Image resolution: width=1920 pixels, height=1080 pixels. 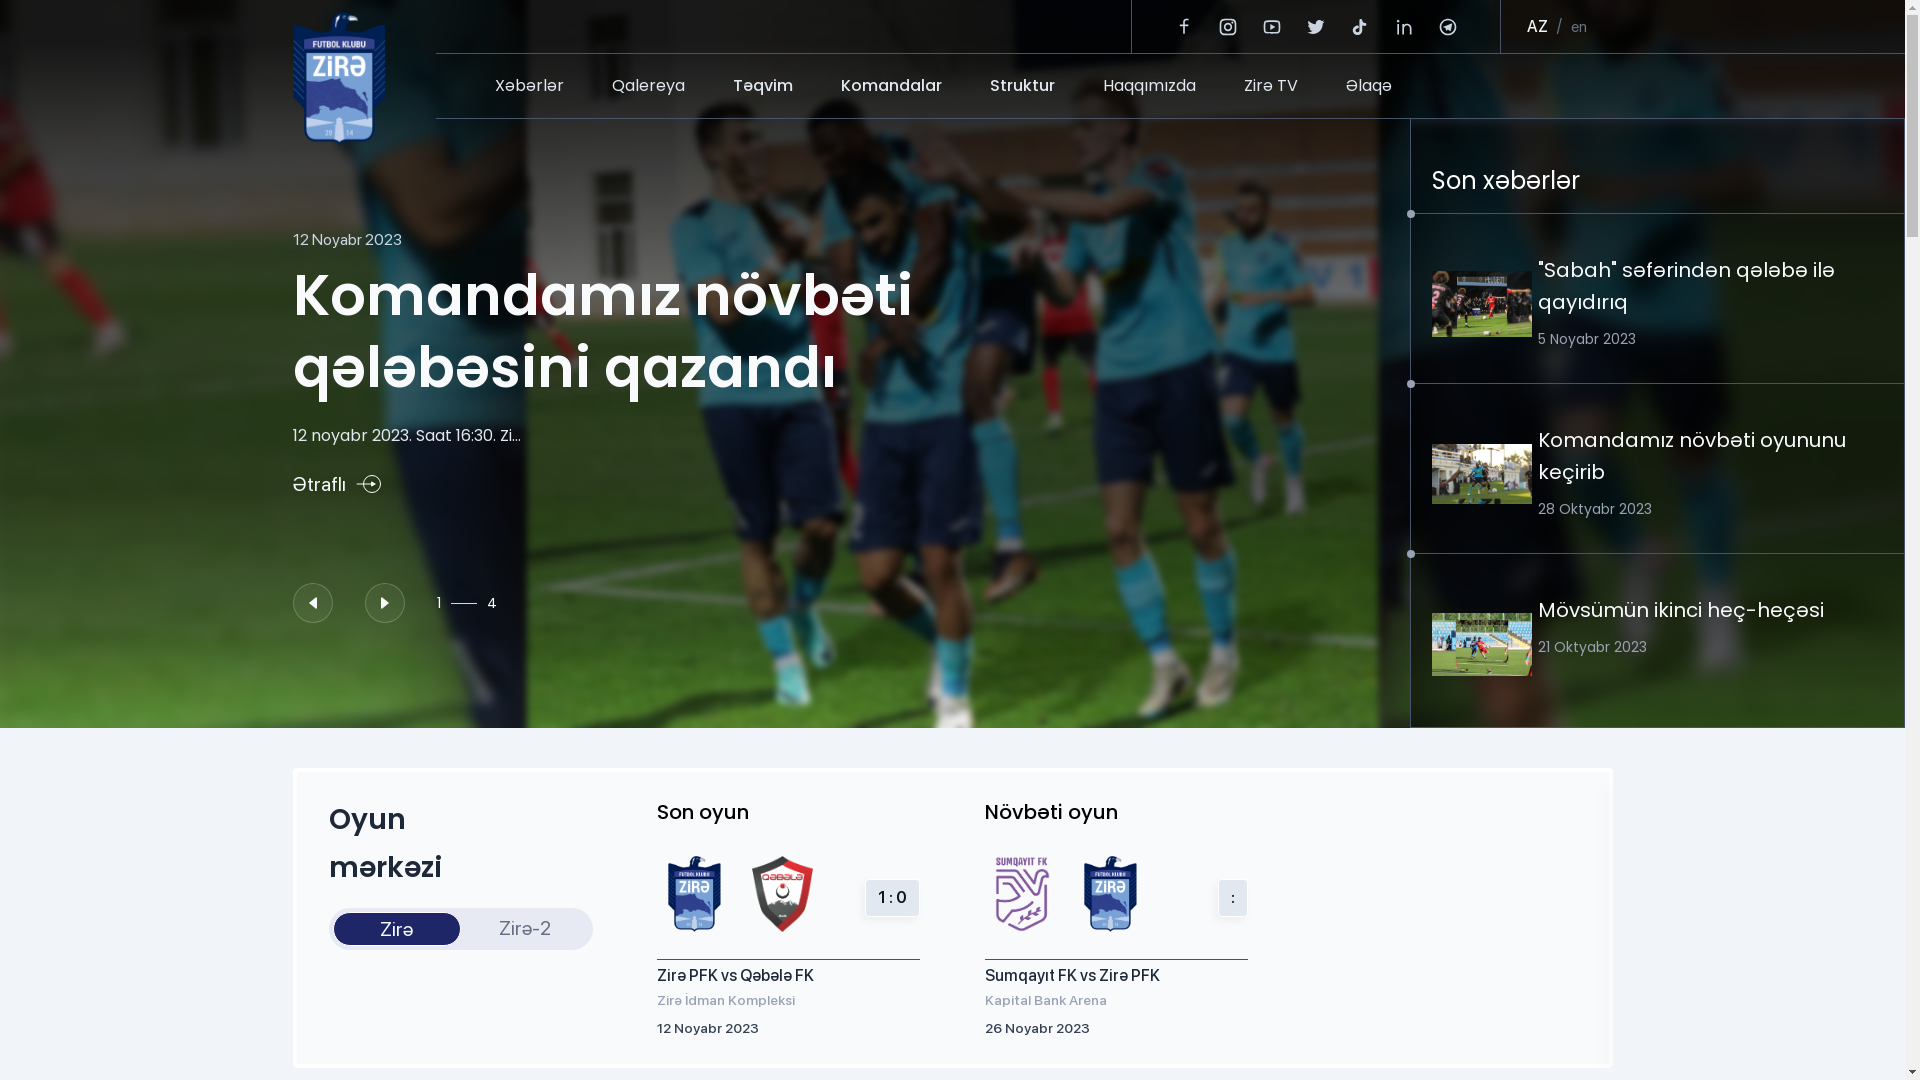 What do you see at coordinates (1535, 27) in the screenshot?
I see `'AZ'` at bounding box center [1535, 27].